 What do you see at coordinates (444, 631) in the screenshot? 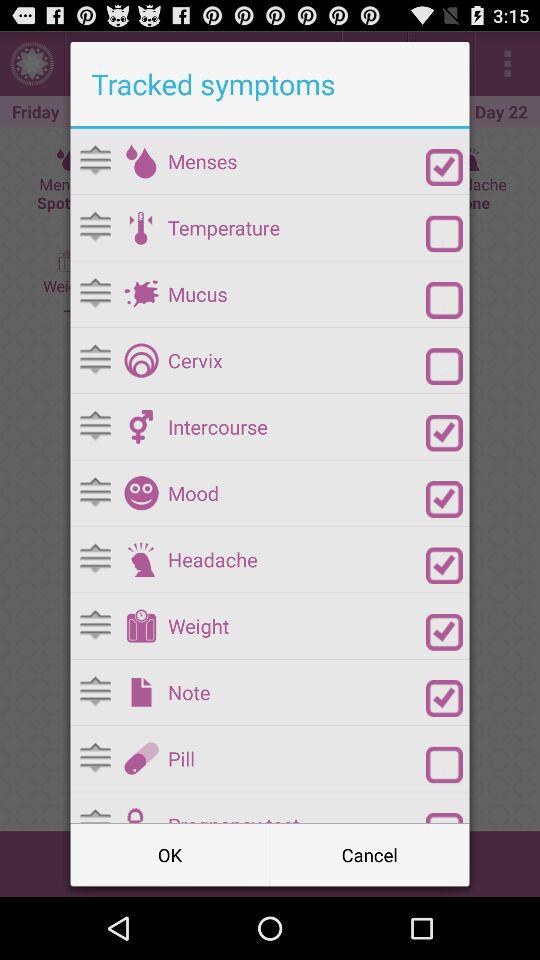
I see `weight to be tracked` at bounding box center [444, 631].